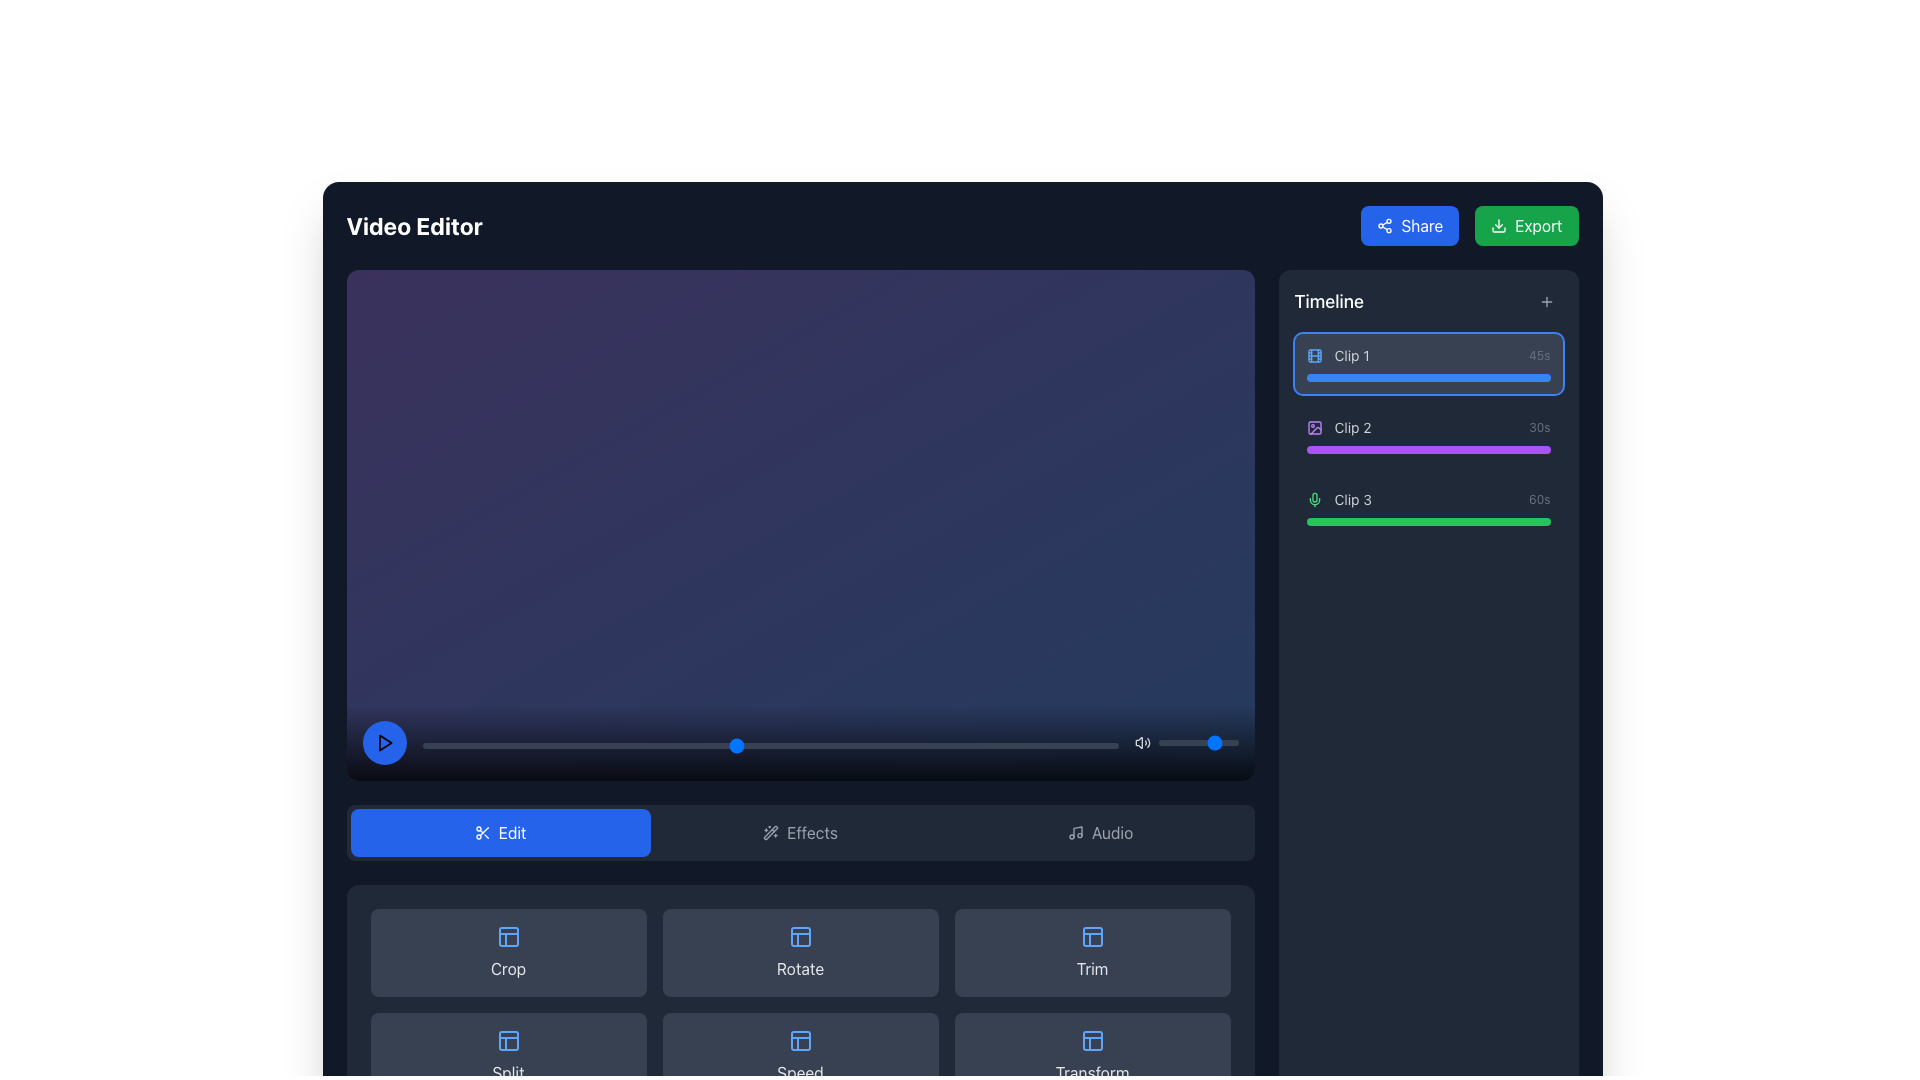  I want to click on the slider, so click(1206, 742).